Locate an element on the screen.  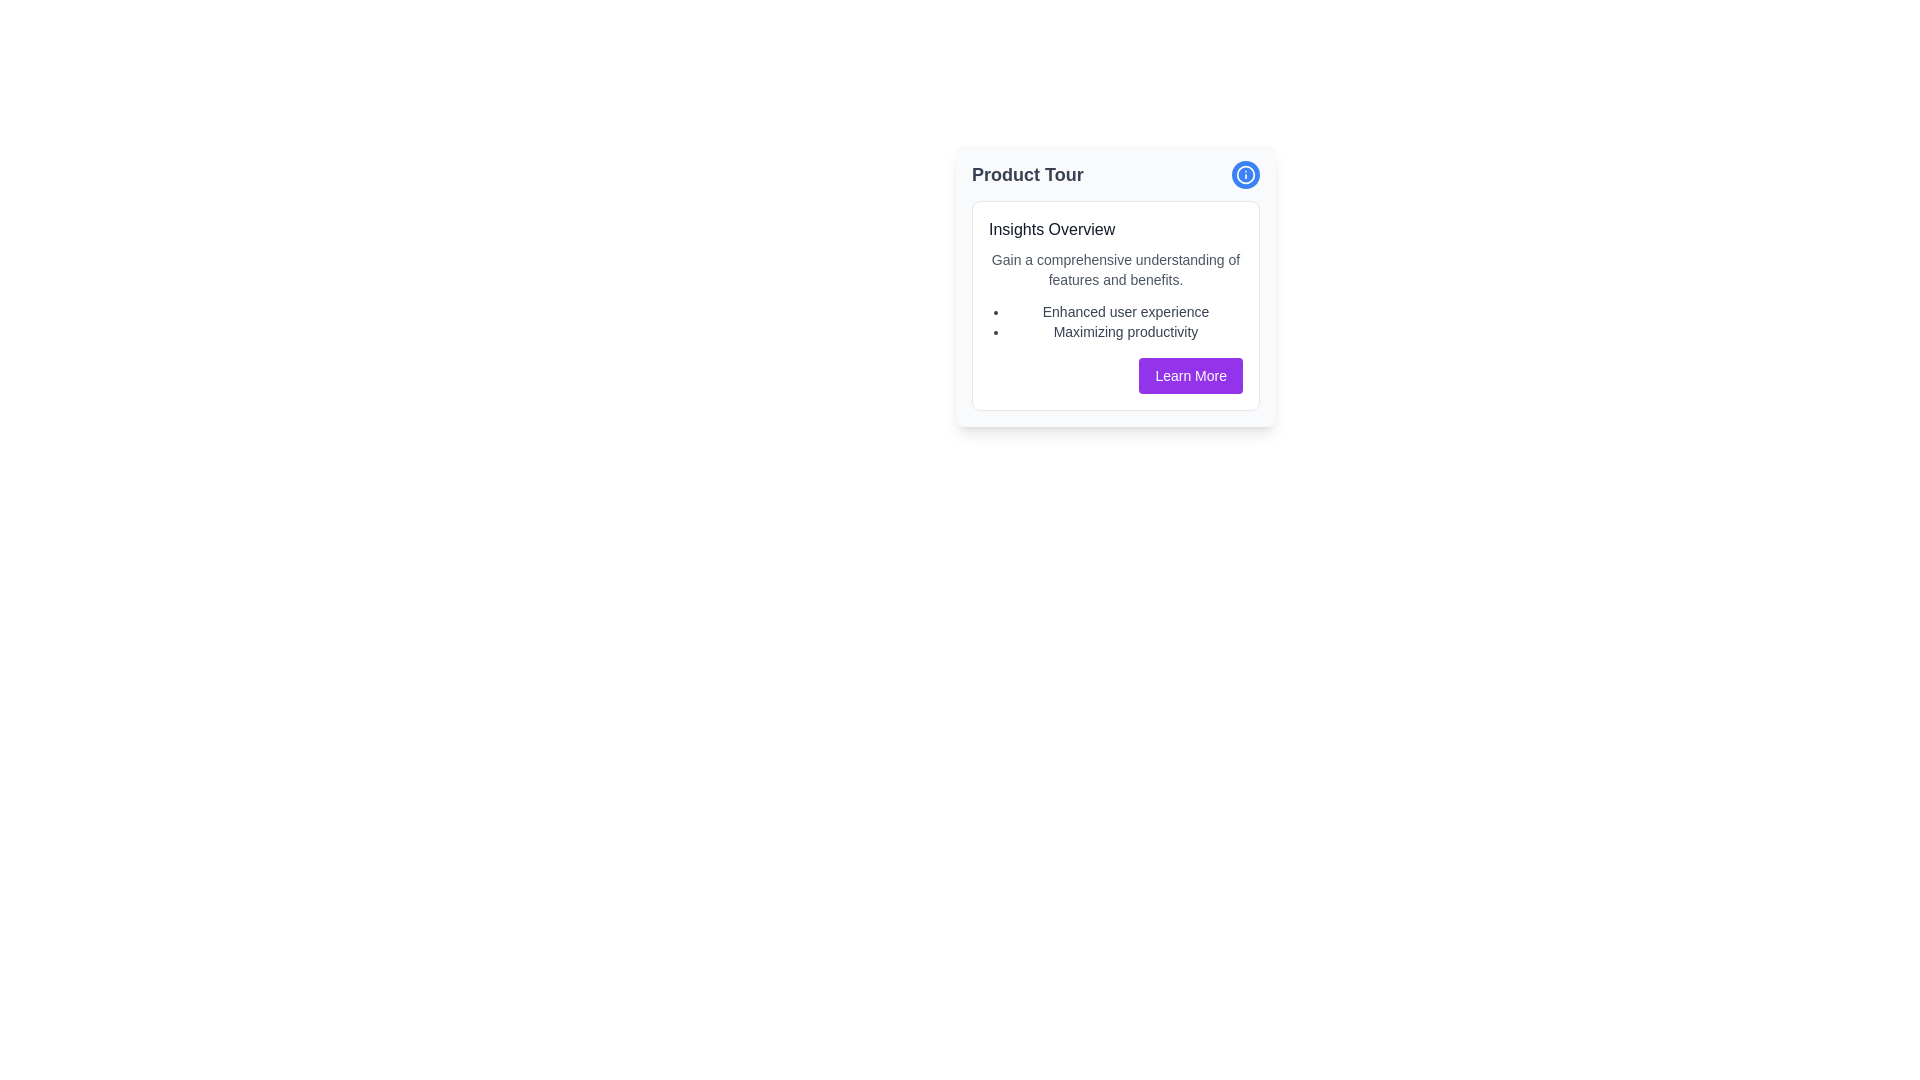
the purple rectangular button labeled 'Learn More' to observe its hover state effects, located below 'Insights Overview' is located at coordinates (1191, 375).